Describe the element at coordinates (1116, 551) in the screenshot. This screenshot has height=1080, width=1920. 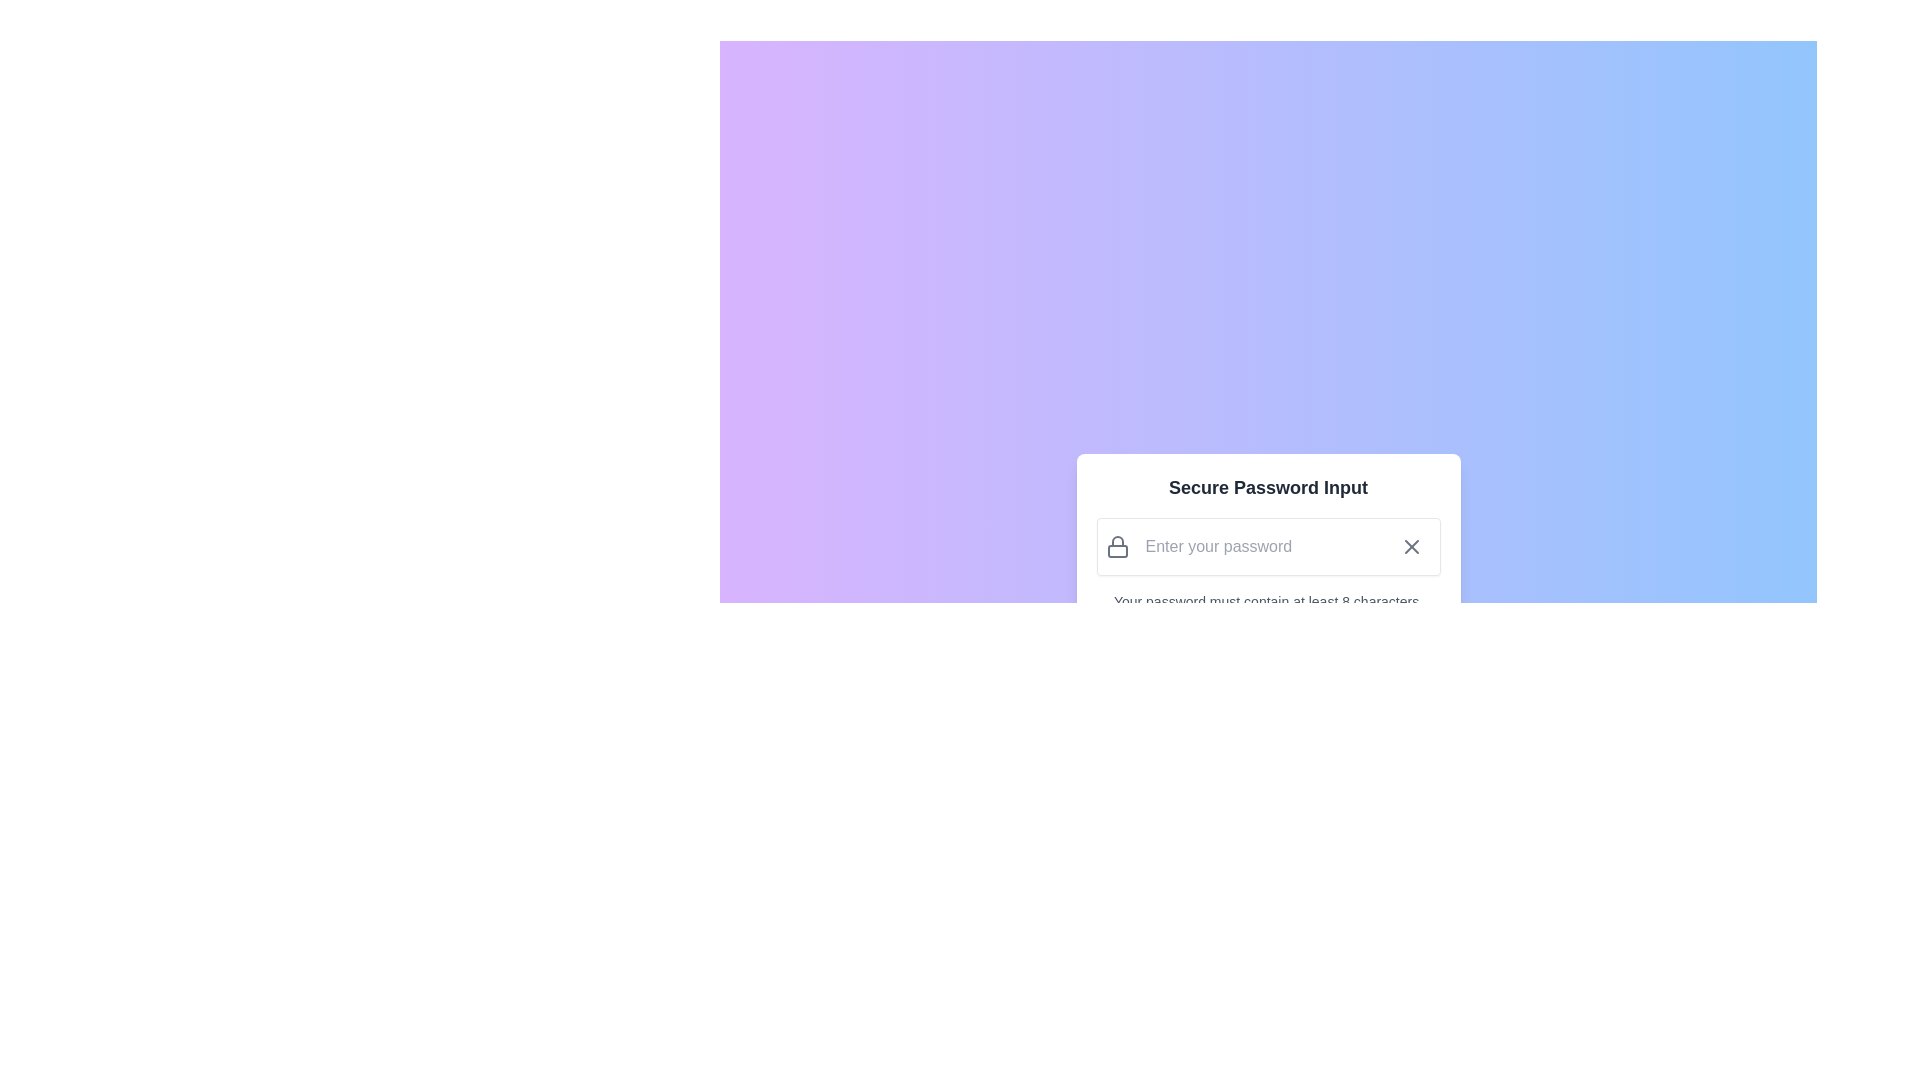
I see `the lower part of the lock icon symbol, which indicates a password or security feature in the 'Secure Password Input' component` at that location.